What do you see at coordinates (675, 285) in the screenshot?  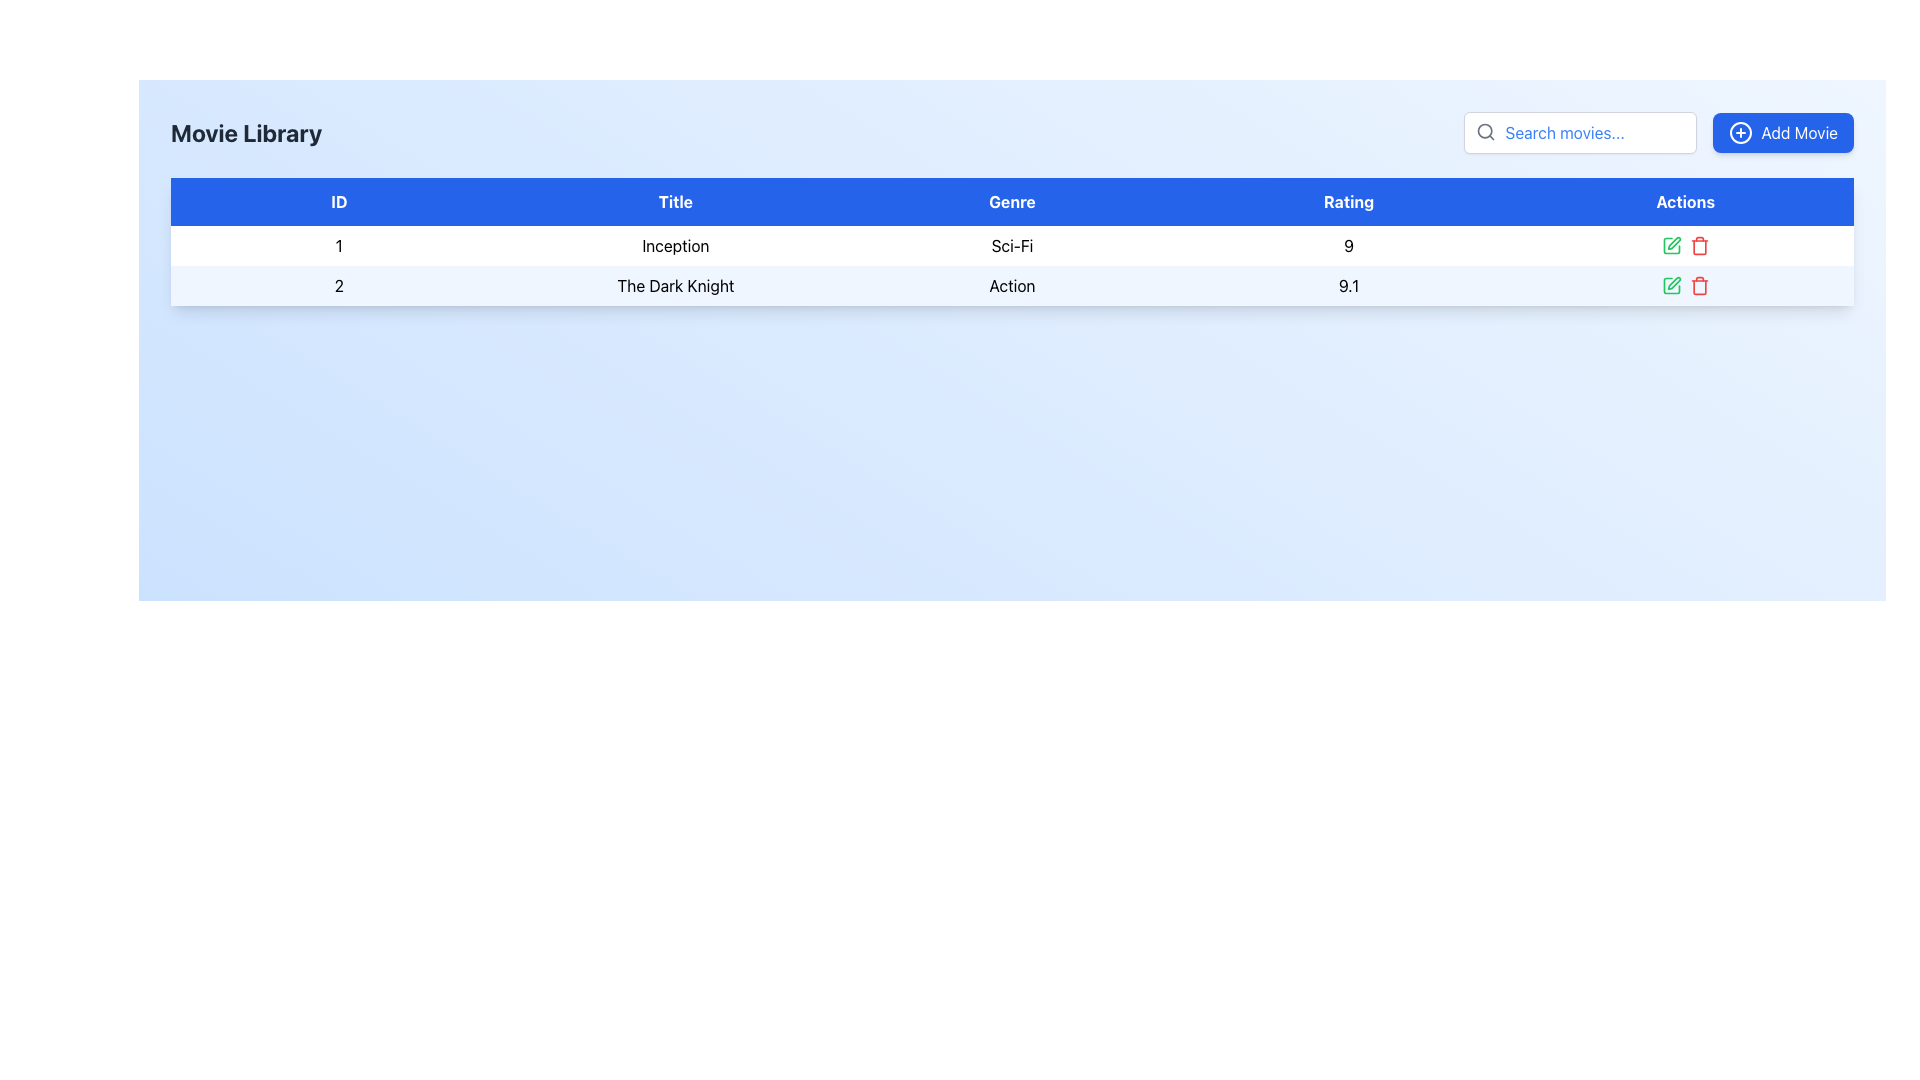 I see `the text label displaying 'The Dark Knight' located in the second row of the table under the 'Title' column` at bounding box center [675, 285].